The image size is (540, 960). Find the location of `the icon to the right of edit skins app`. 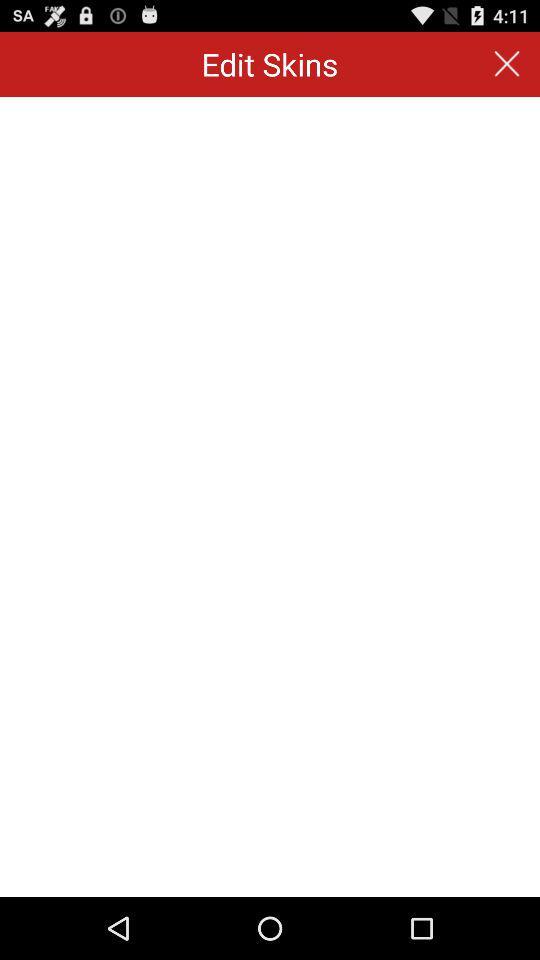

the icon to the right of edit skins app is located at coordinates (507, 64).